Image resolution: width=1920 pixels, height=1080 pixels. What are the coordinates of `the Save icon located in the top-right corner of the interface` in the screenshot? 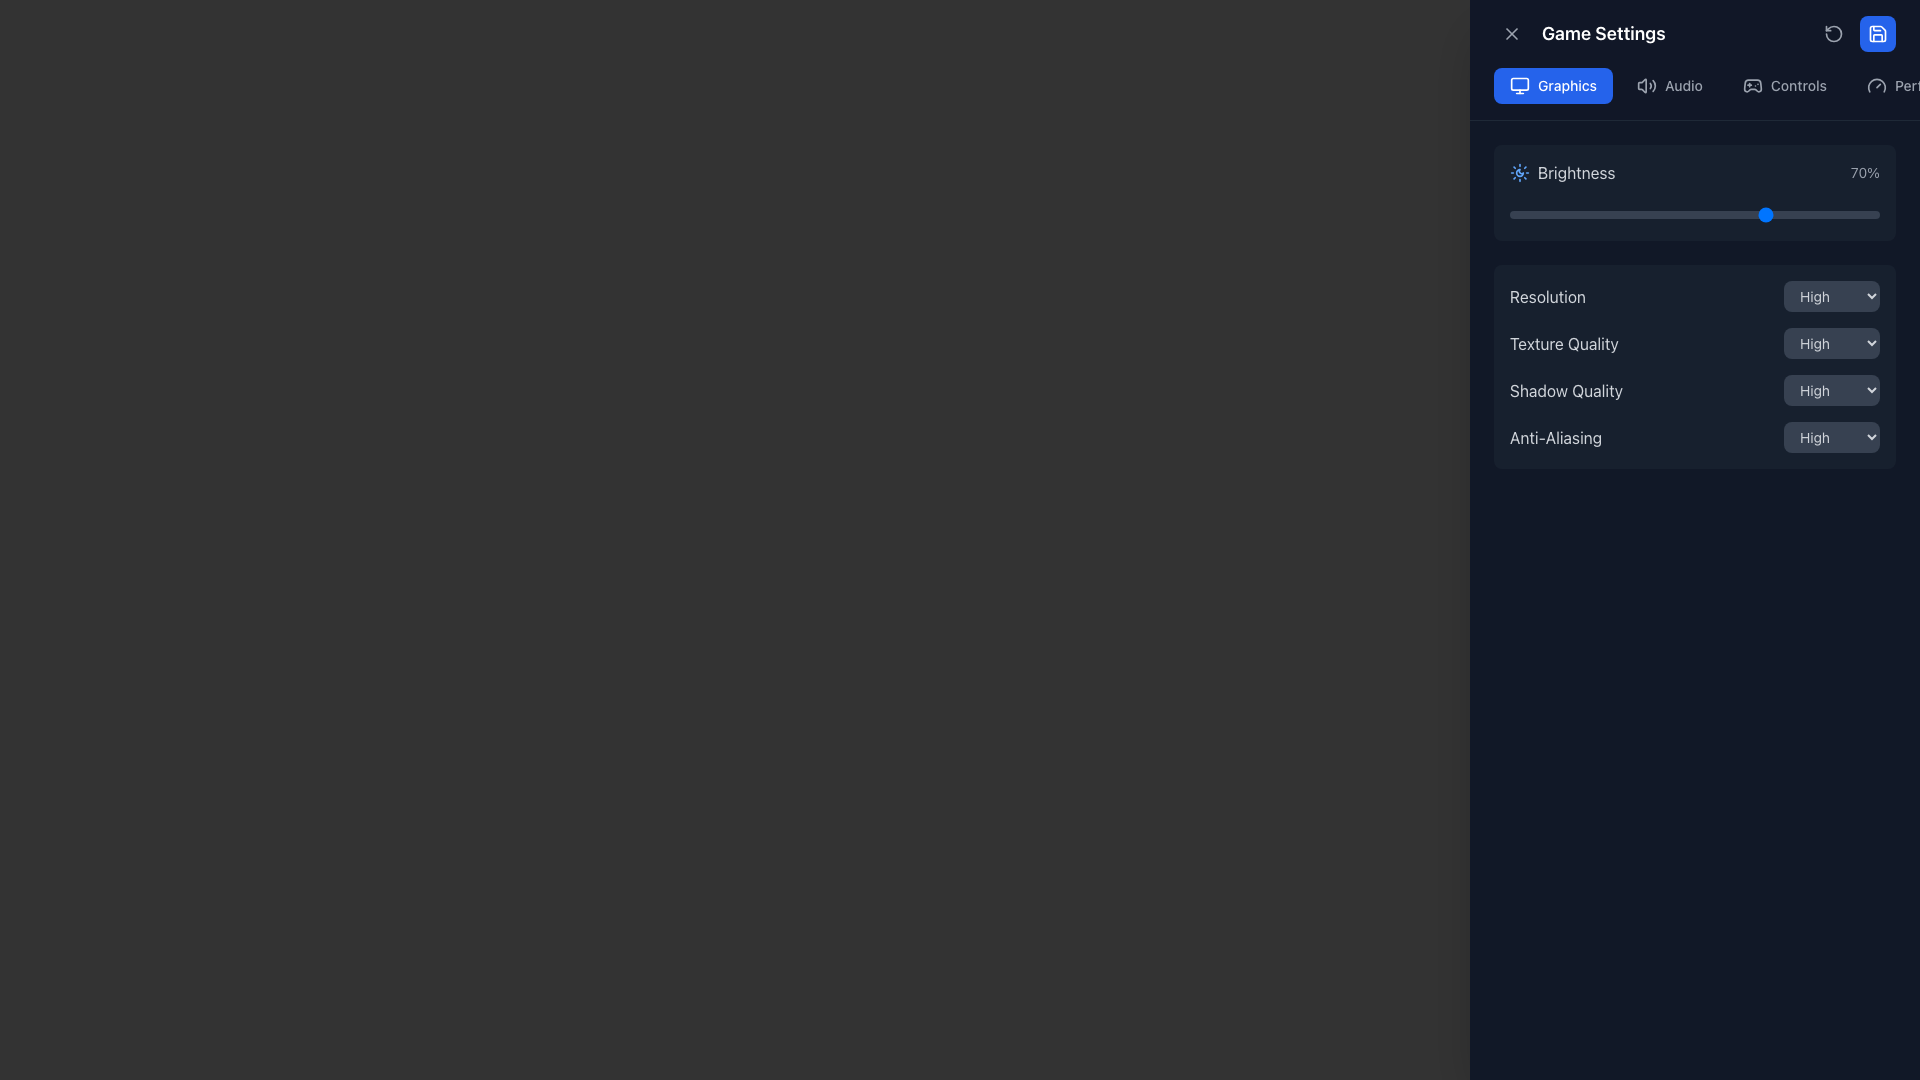 It's located at (1876, 34).